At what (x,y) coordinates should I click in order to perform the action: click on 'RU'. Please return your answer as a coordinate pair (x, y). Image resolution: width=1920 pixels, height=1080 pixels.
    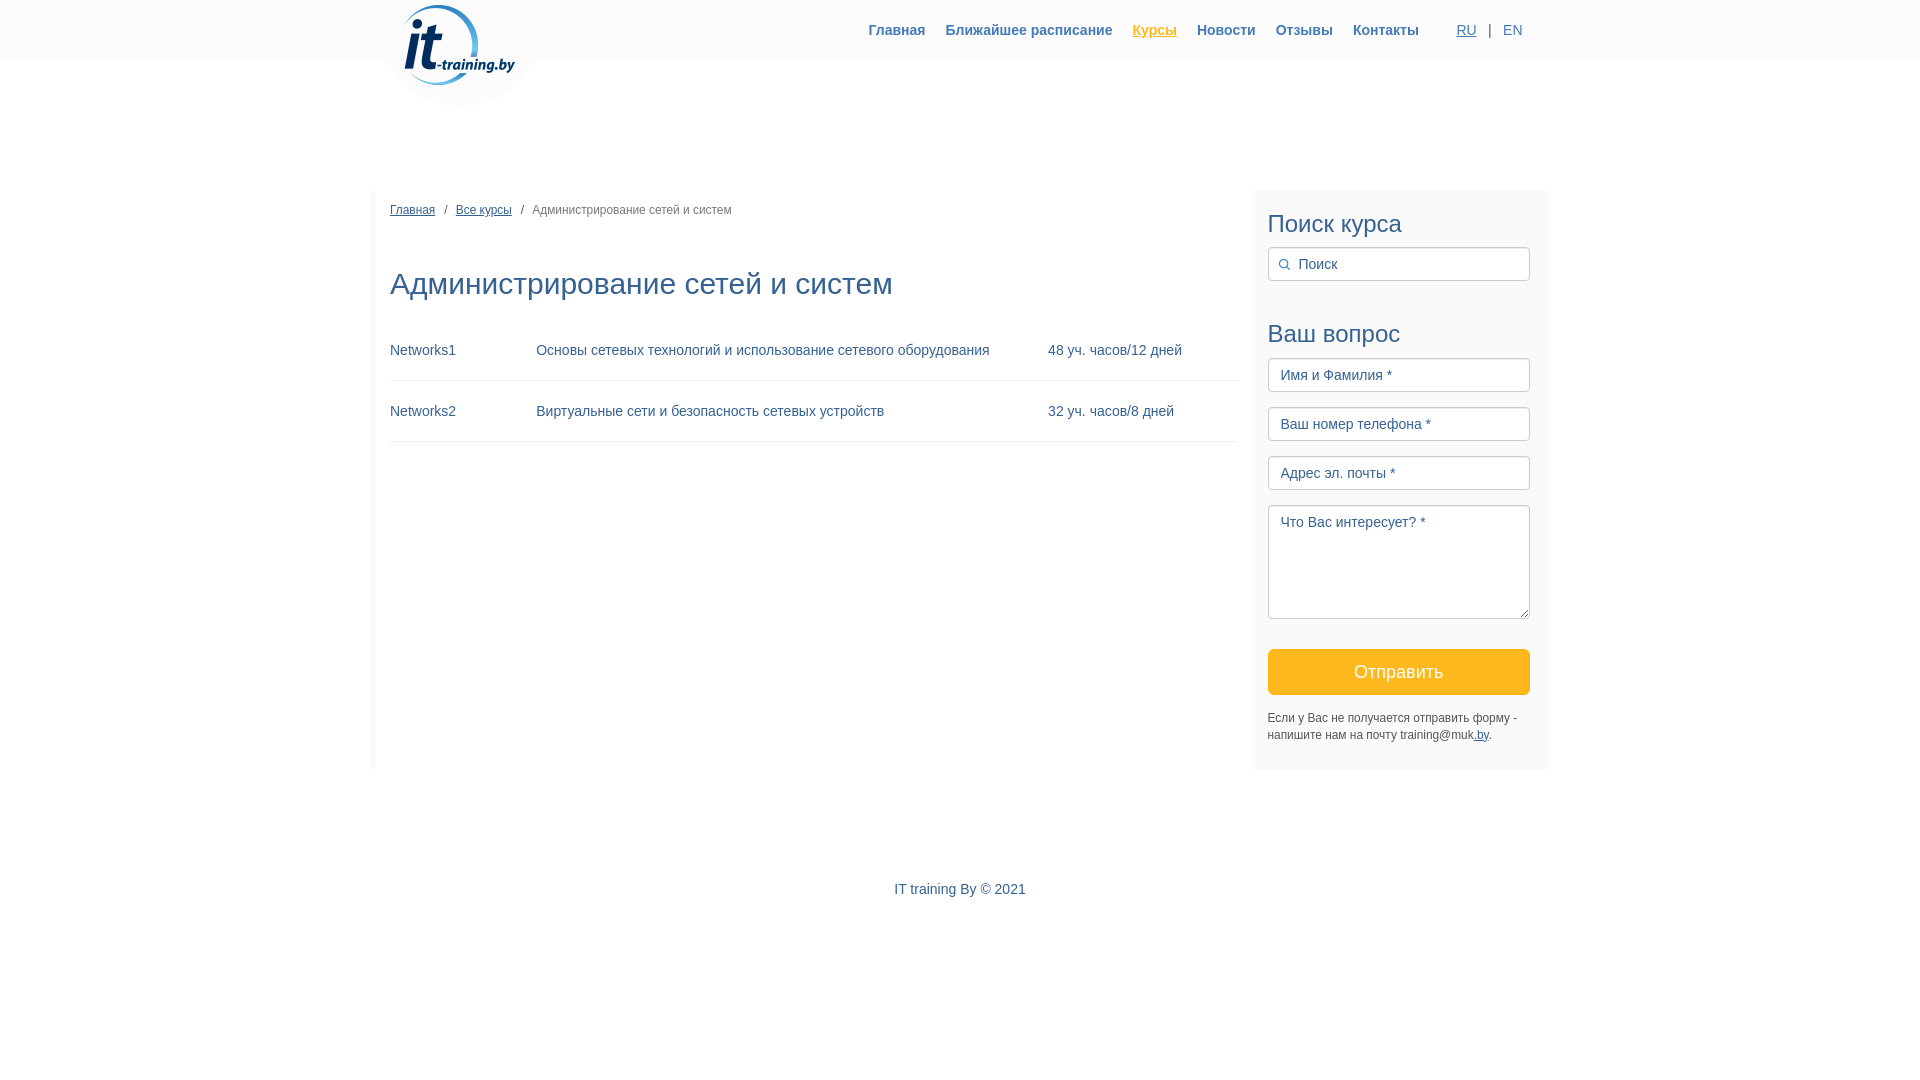
    Looking at the image, I should click on (1449, 30).